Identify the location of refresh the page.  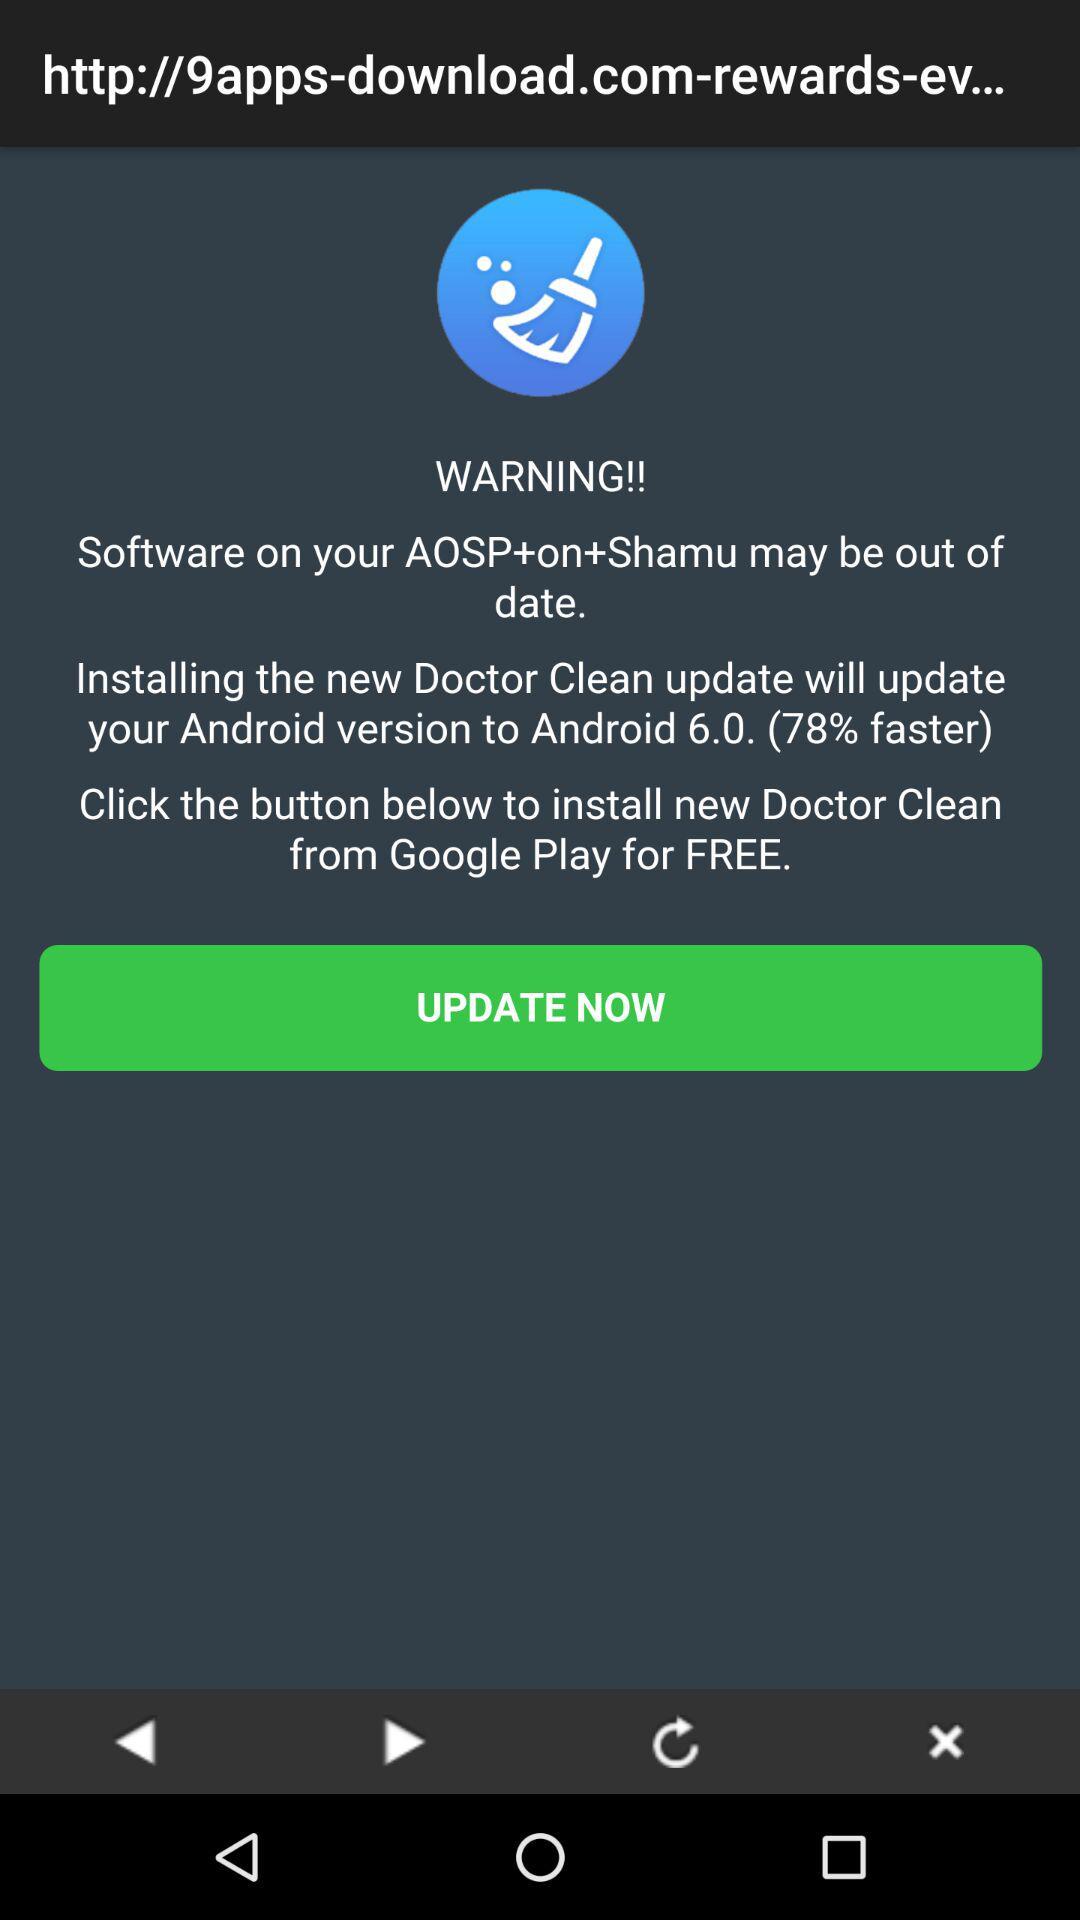
(675, 1740).